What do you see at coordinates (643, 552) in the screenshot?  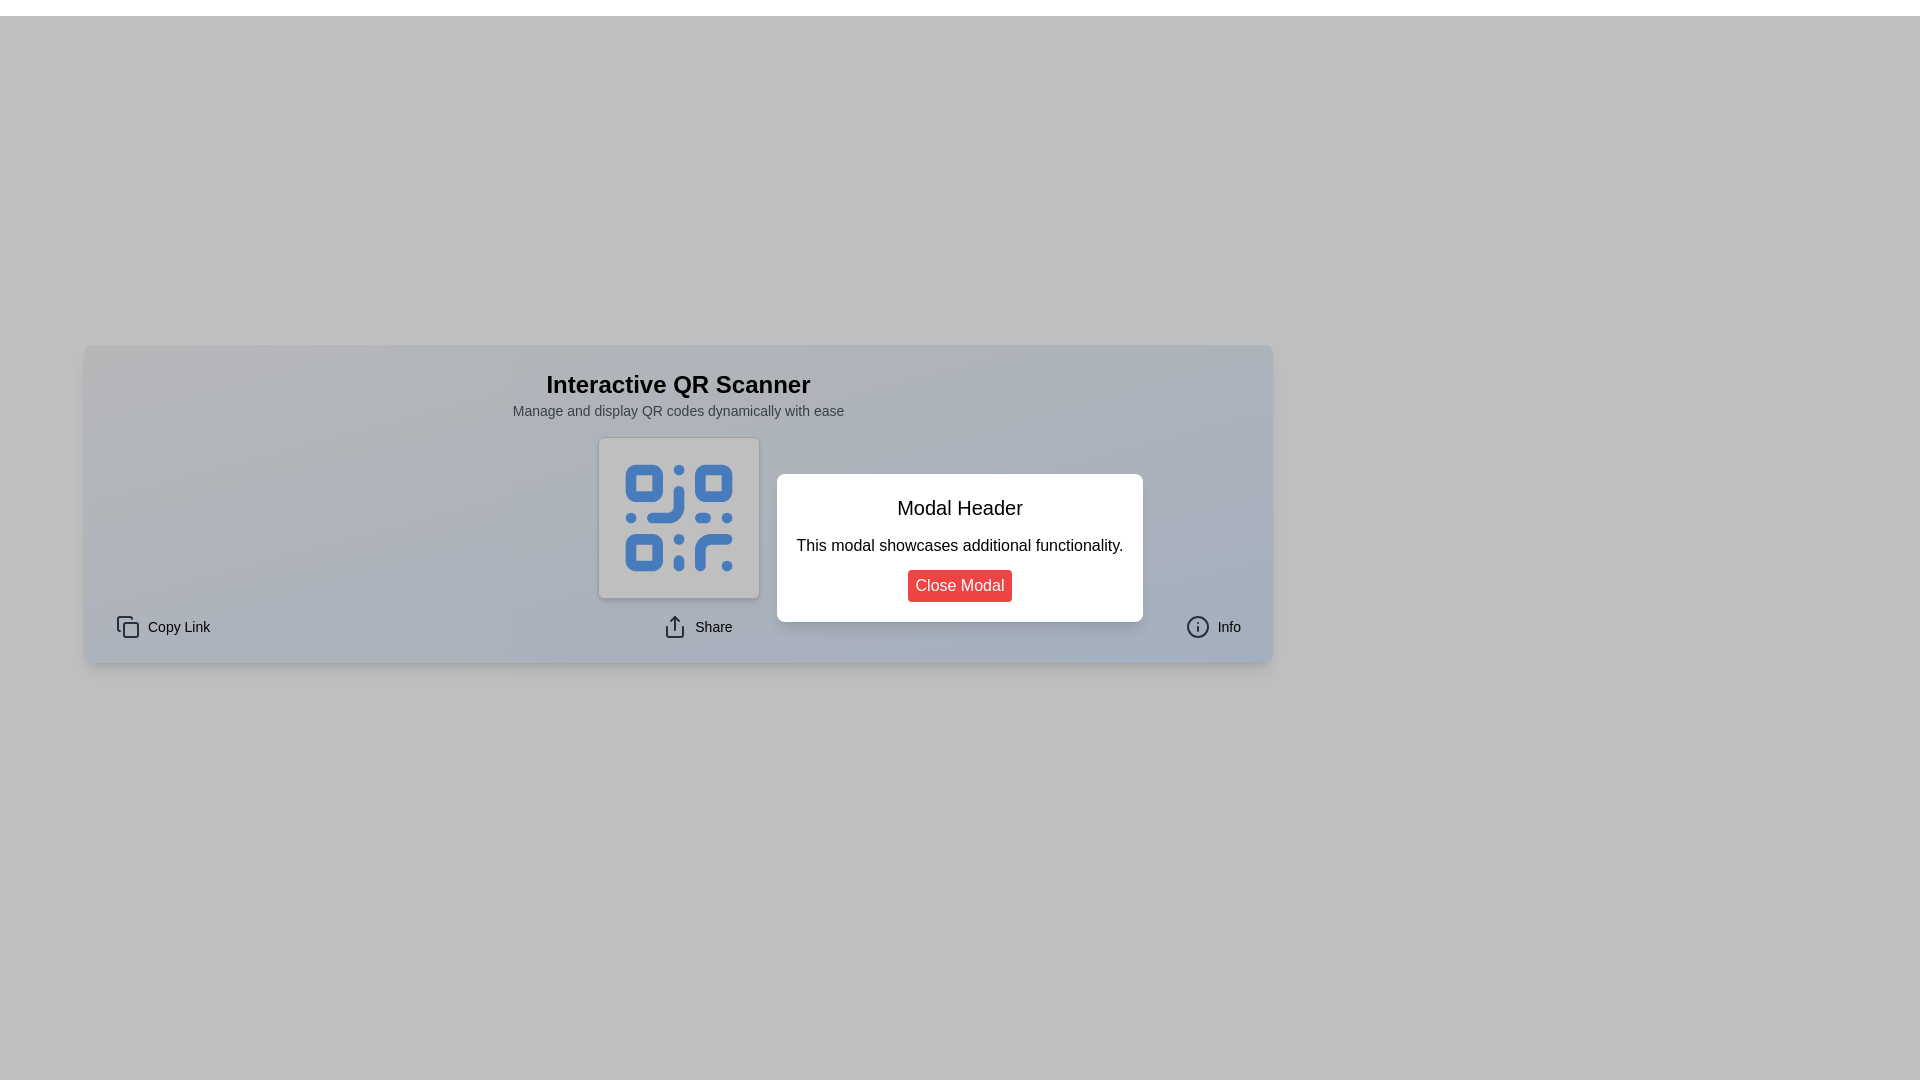 I see `the third decorative square within the QR code-like icon located on the left side of the modal content area` at bounding box center [643, 552].